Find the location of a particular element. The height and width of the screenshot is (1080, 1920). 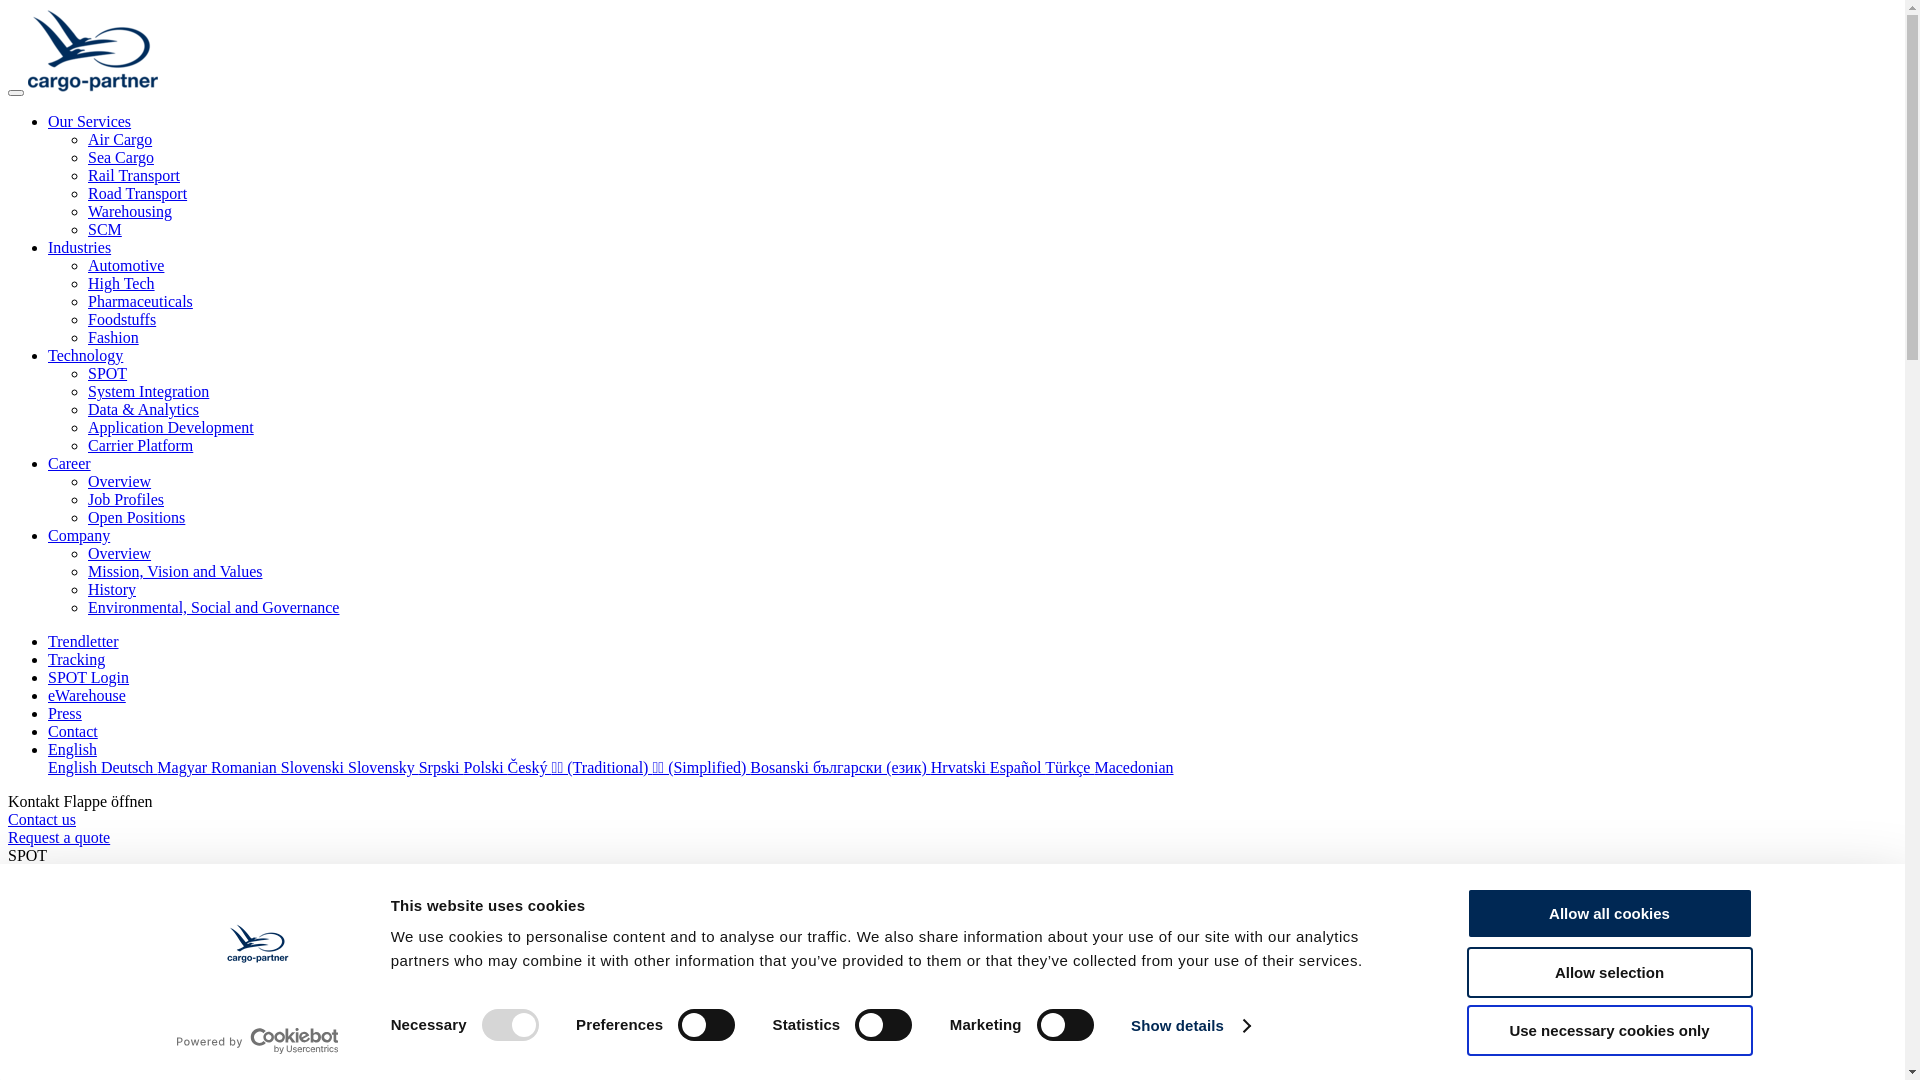

'Pharmaceuticals' is located at coordinates (139, 301).